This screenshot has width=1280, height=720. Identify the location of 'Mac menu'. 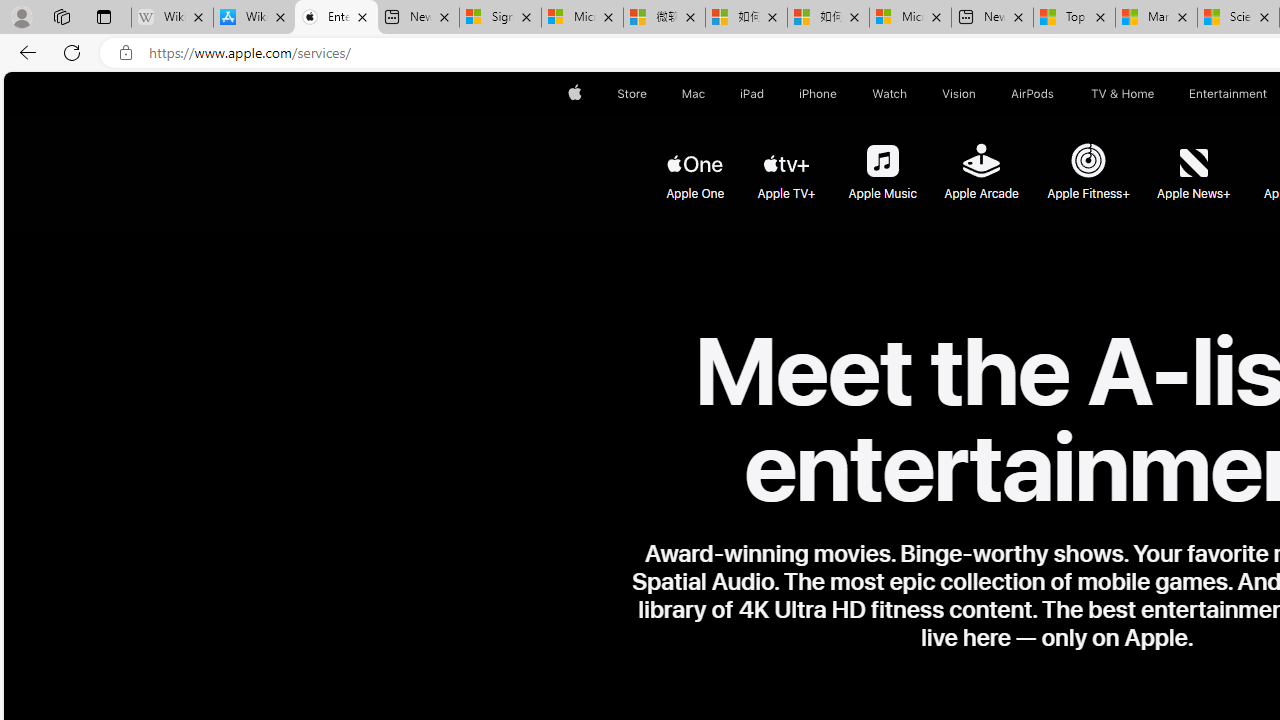
(708, 93).